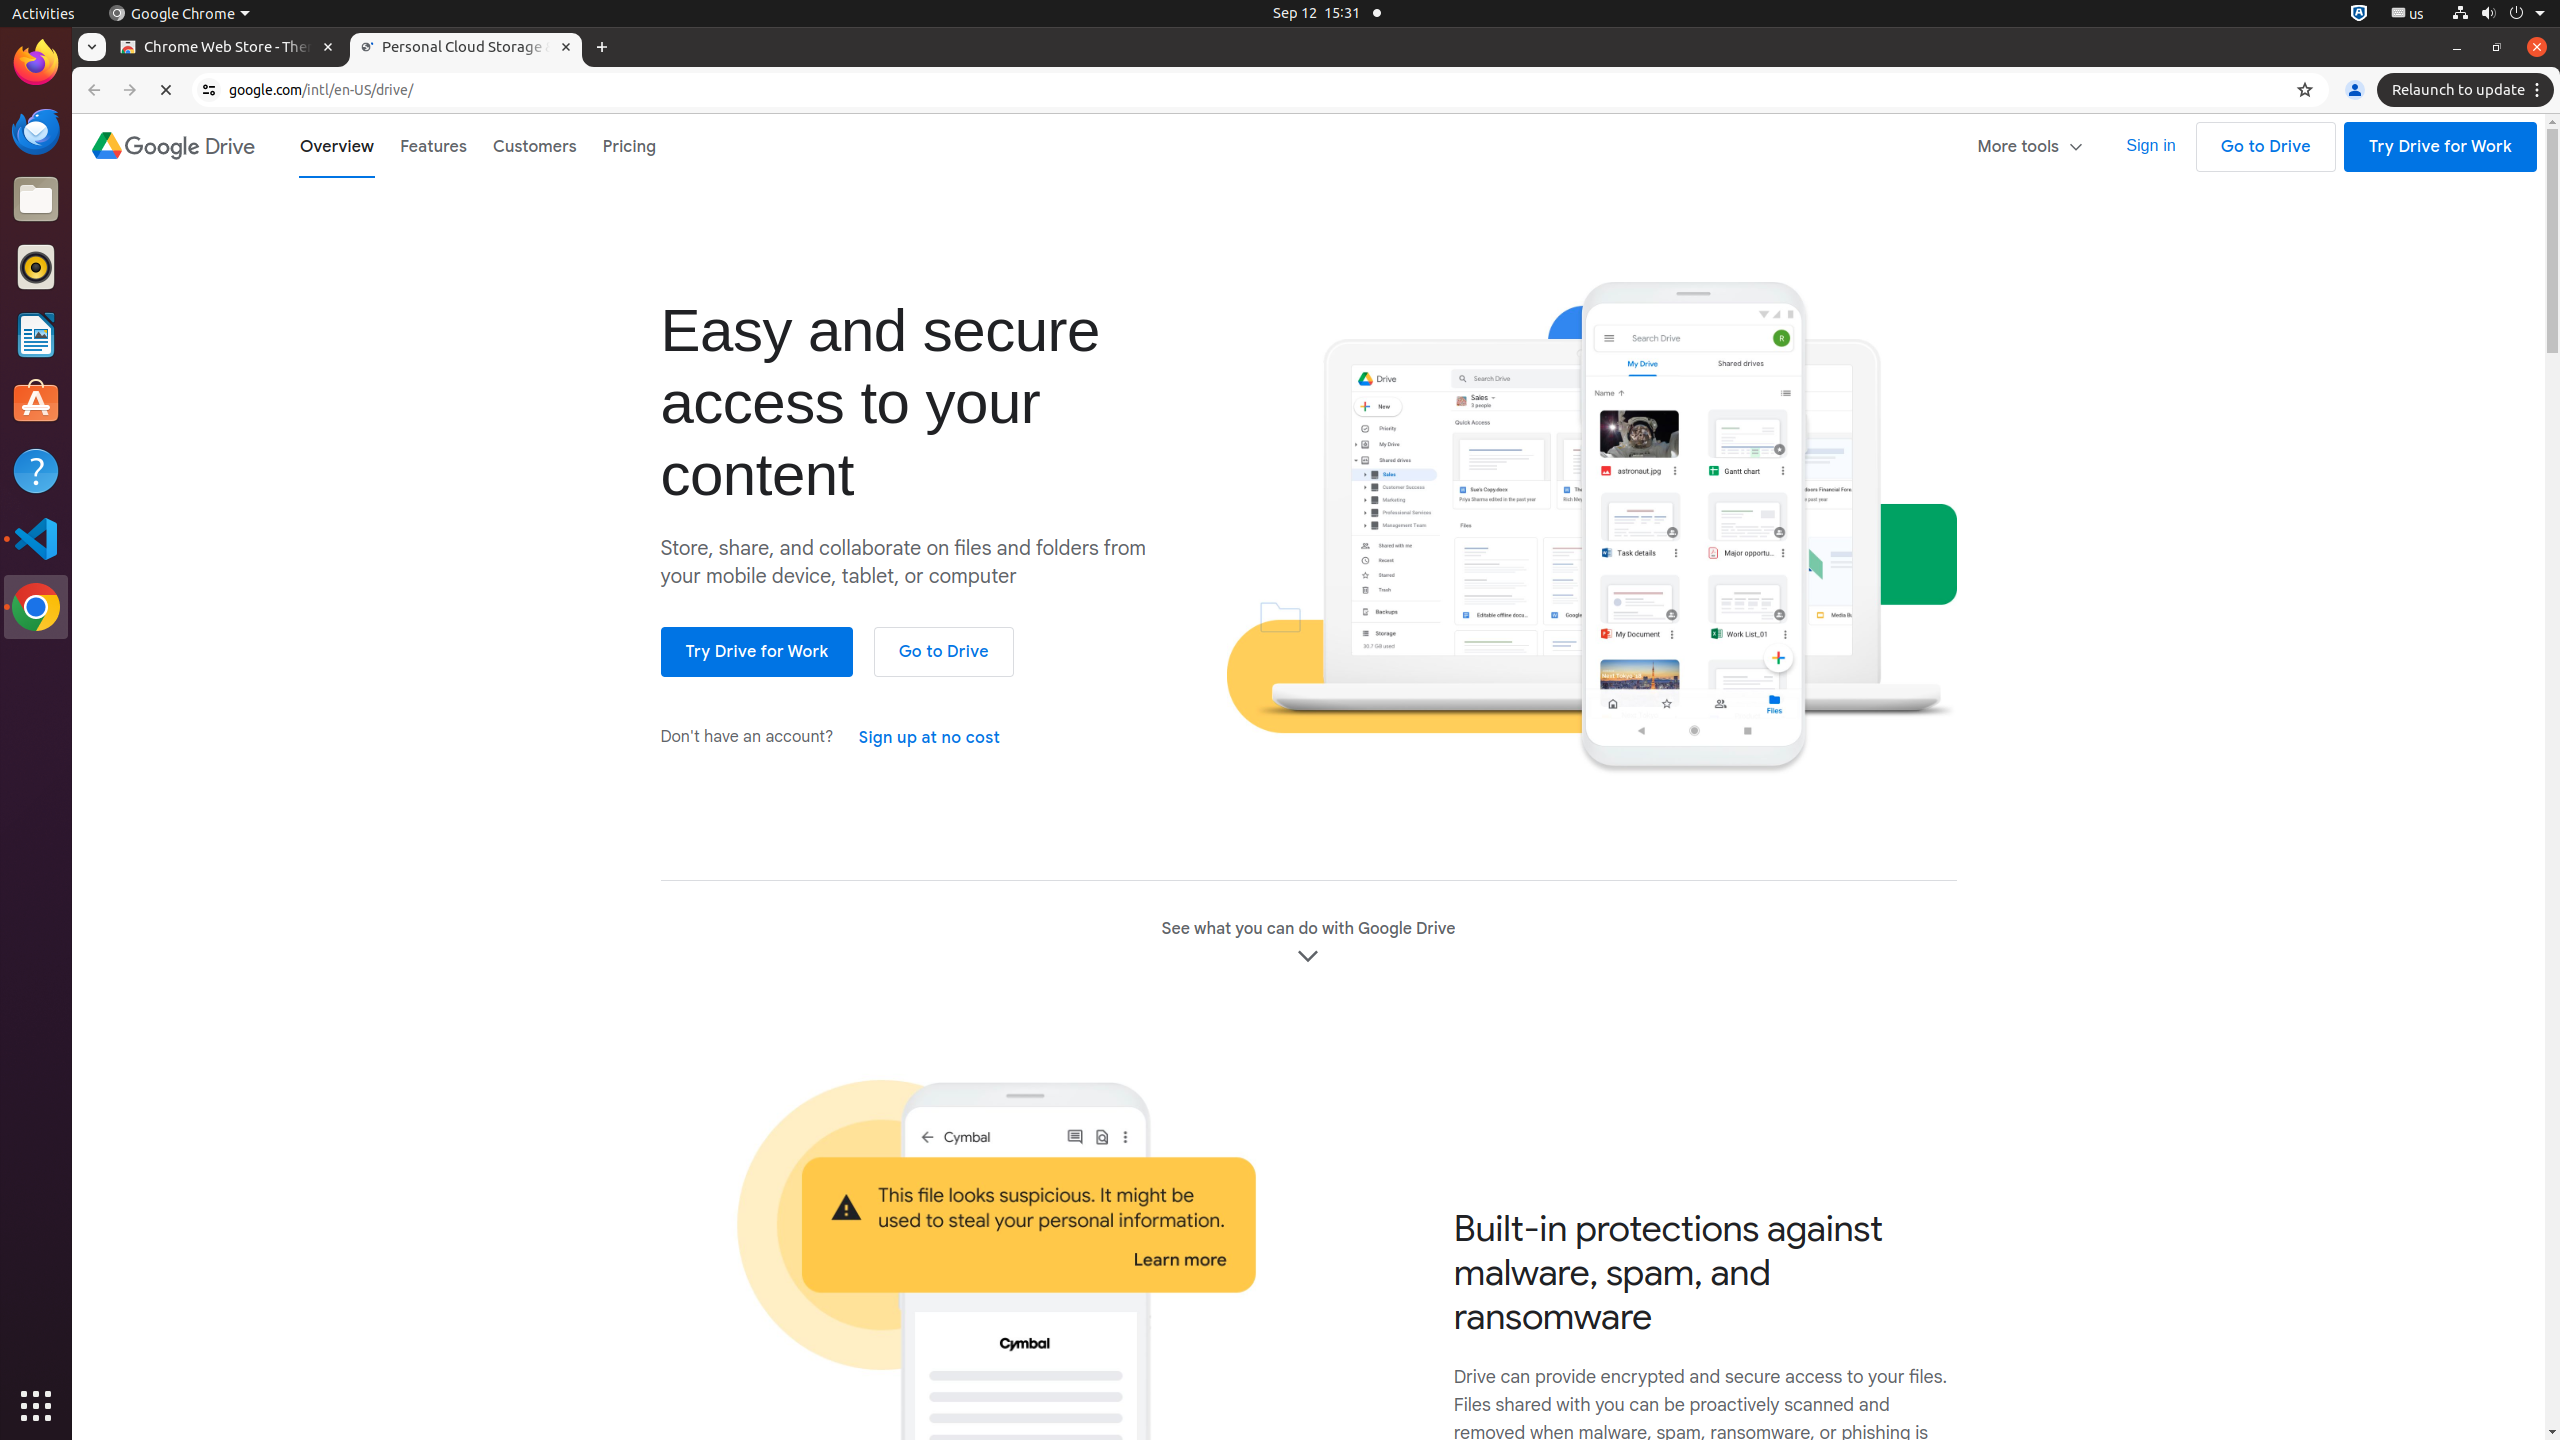 This screenshot has width=2560, height=1440. Describe the element at coordinates (36, 265) in the screenshot. I see `'Rhythmbox'` at that location.